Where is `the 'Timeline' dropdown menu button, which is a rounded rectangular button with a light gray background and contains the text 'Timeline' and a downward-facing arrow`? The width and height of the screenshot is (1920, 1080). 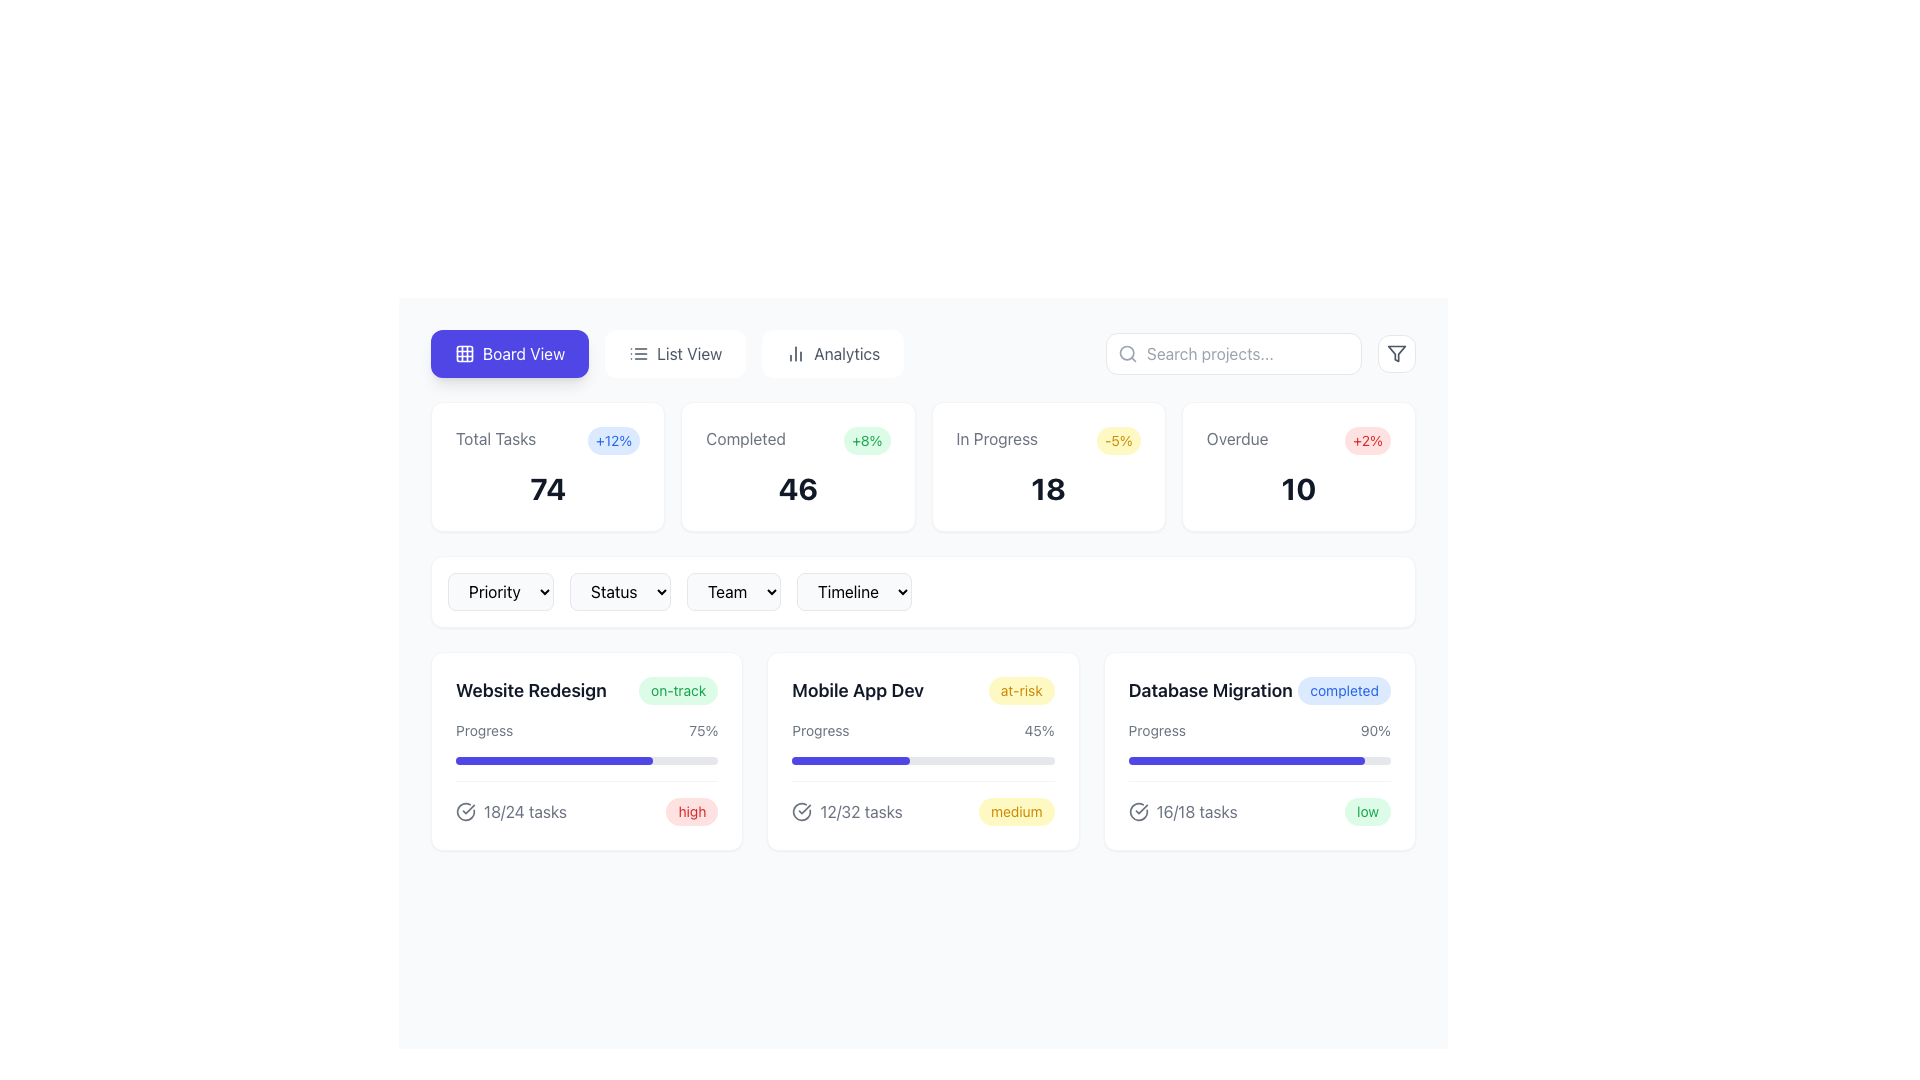 the 'Timeline' dropdown menu button, which is a rounded rectangular button with a light gray background and contains the text 'Timeline' and a downward-facing arrow is located at coordinates (854, 590).